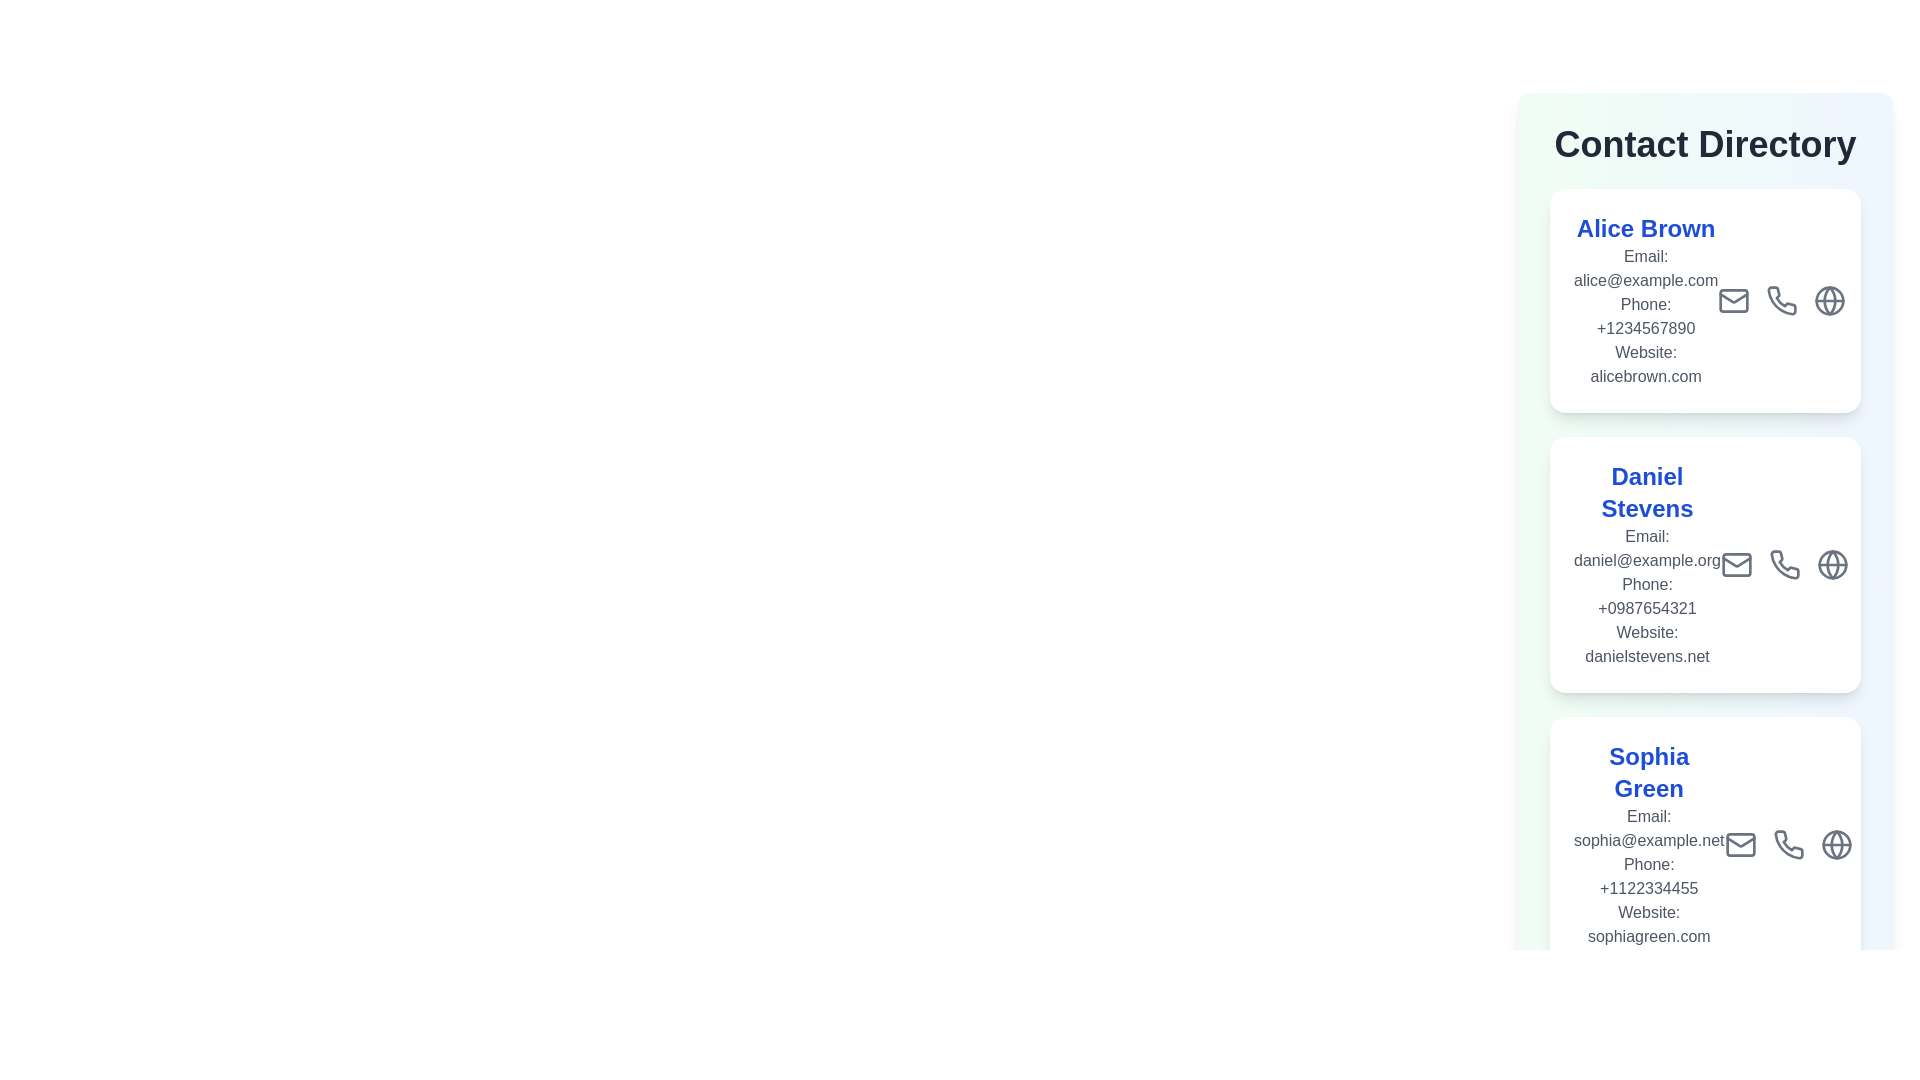  Describe the element at coordinates (1785, 564) in the screenshot. I see `the phone icon for the contact Daniel Stevens` at that location.